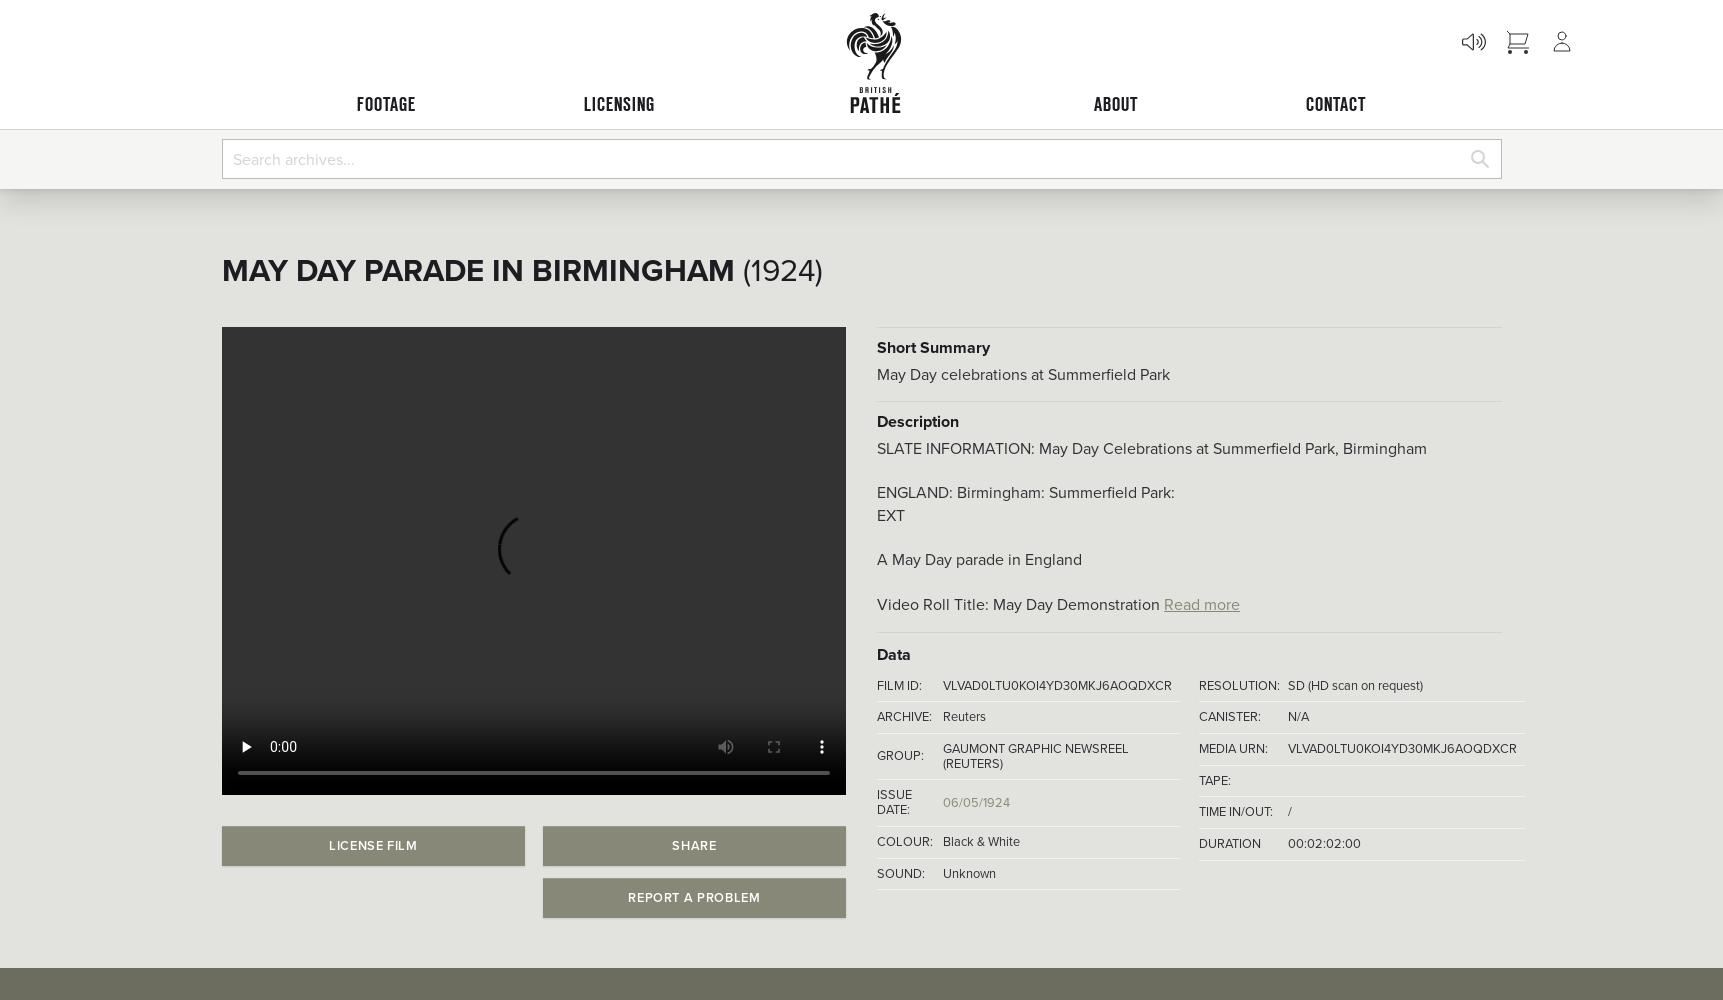  What do you see at coordinates (963, 715) in the screenshot?
I see `'Reuters'` at bounding box center [963, 715].